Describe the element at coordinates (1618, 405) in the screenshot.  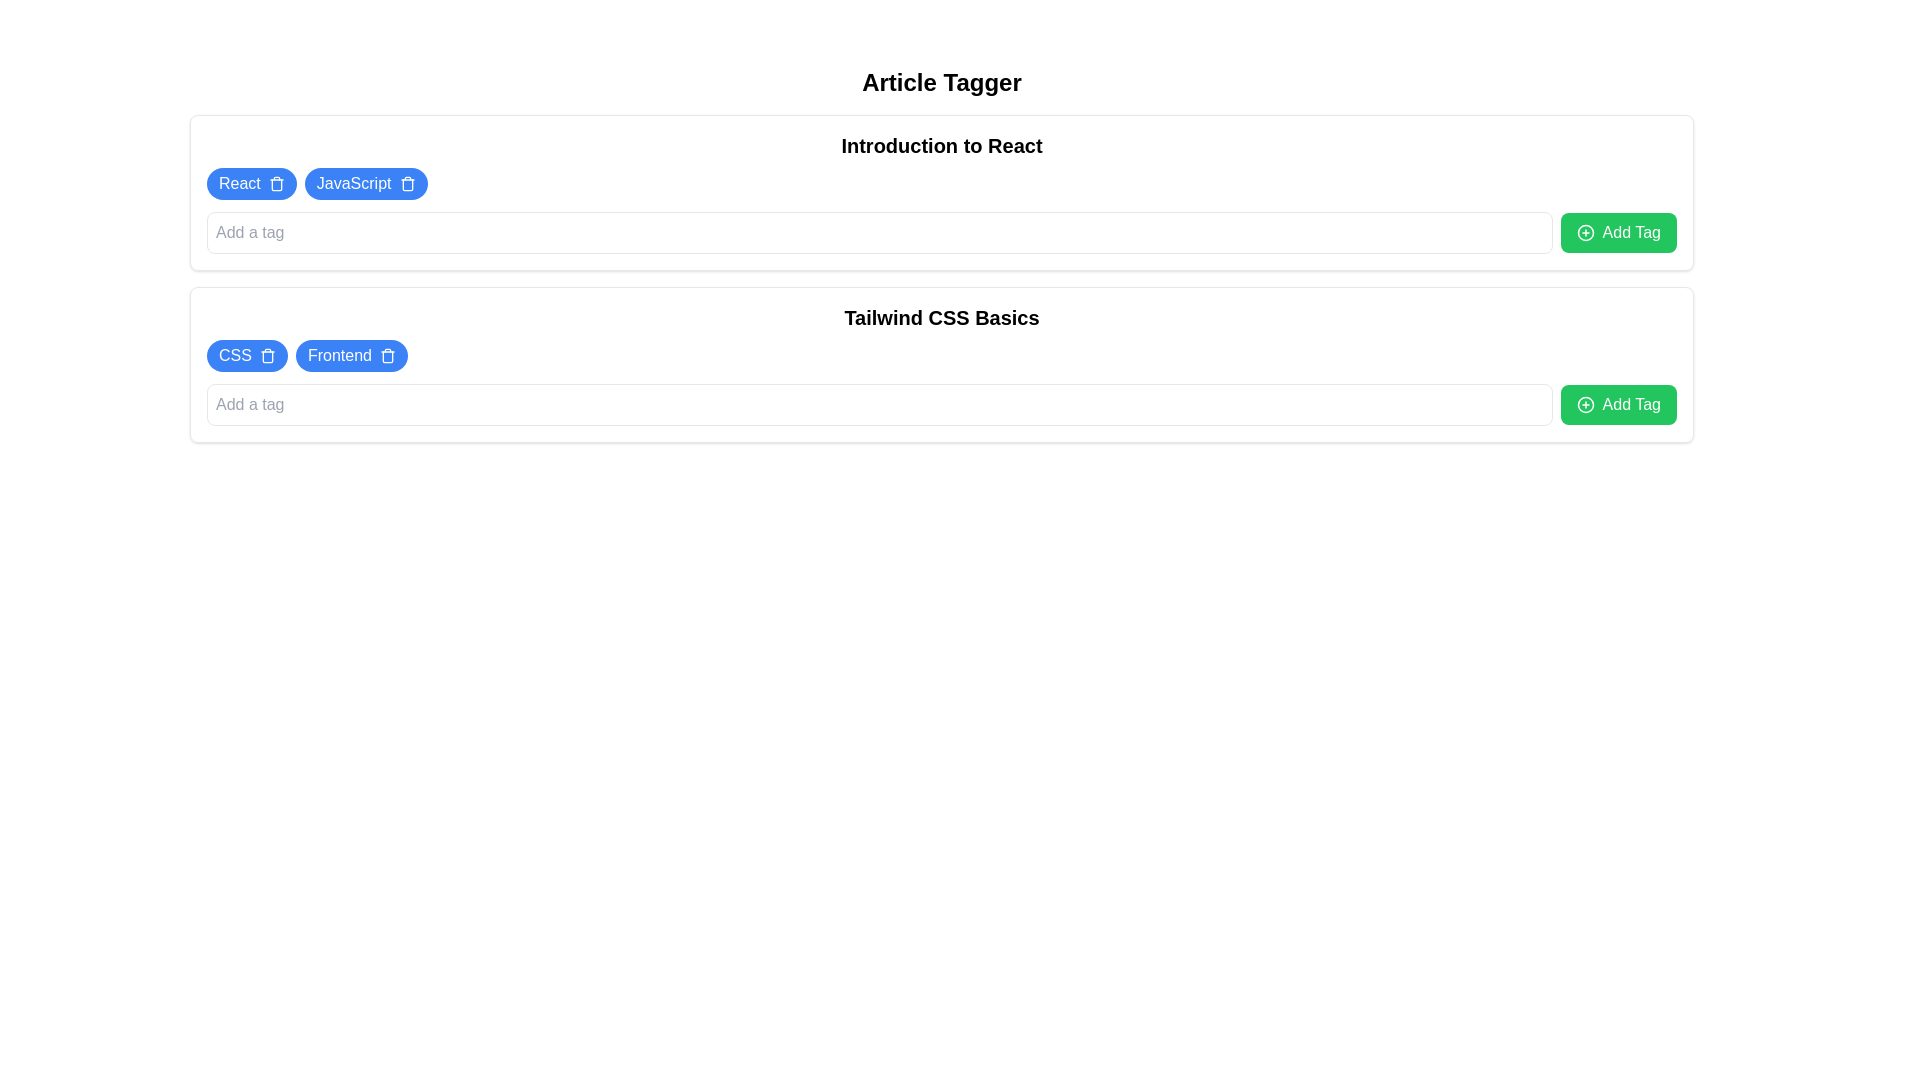
I see `the button that facilitates adding a tag to the 'Tailwind CSS Basics' article, located at the right end of the associated input field` at that location.